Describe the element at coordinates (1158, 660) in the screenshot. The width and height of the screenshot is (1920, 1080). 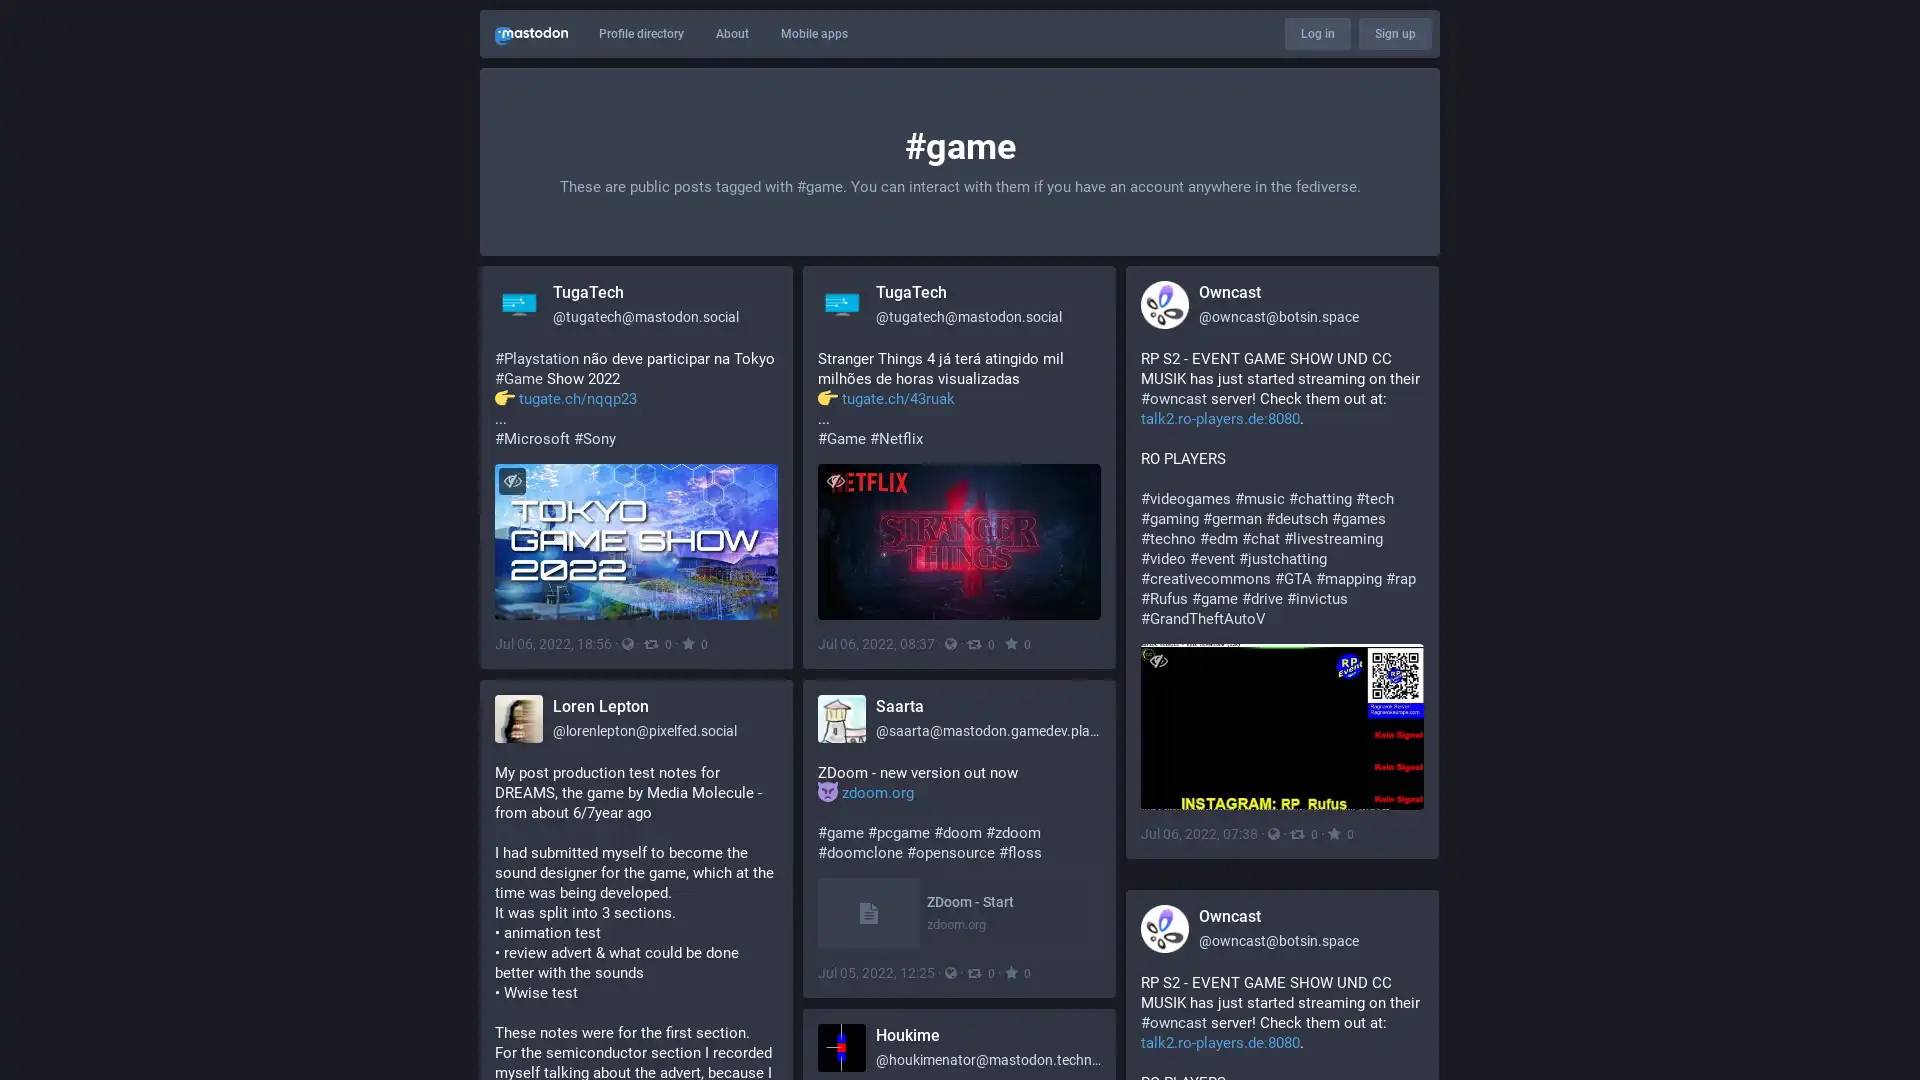
I see `Hide image` at that location.